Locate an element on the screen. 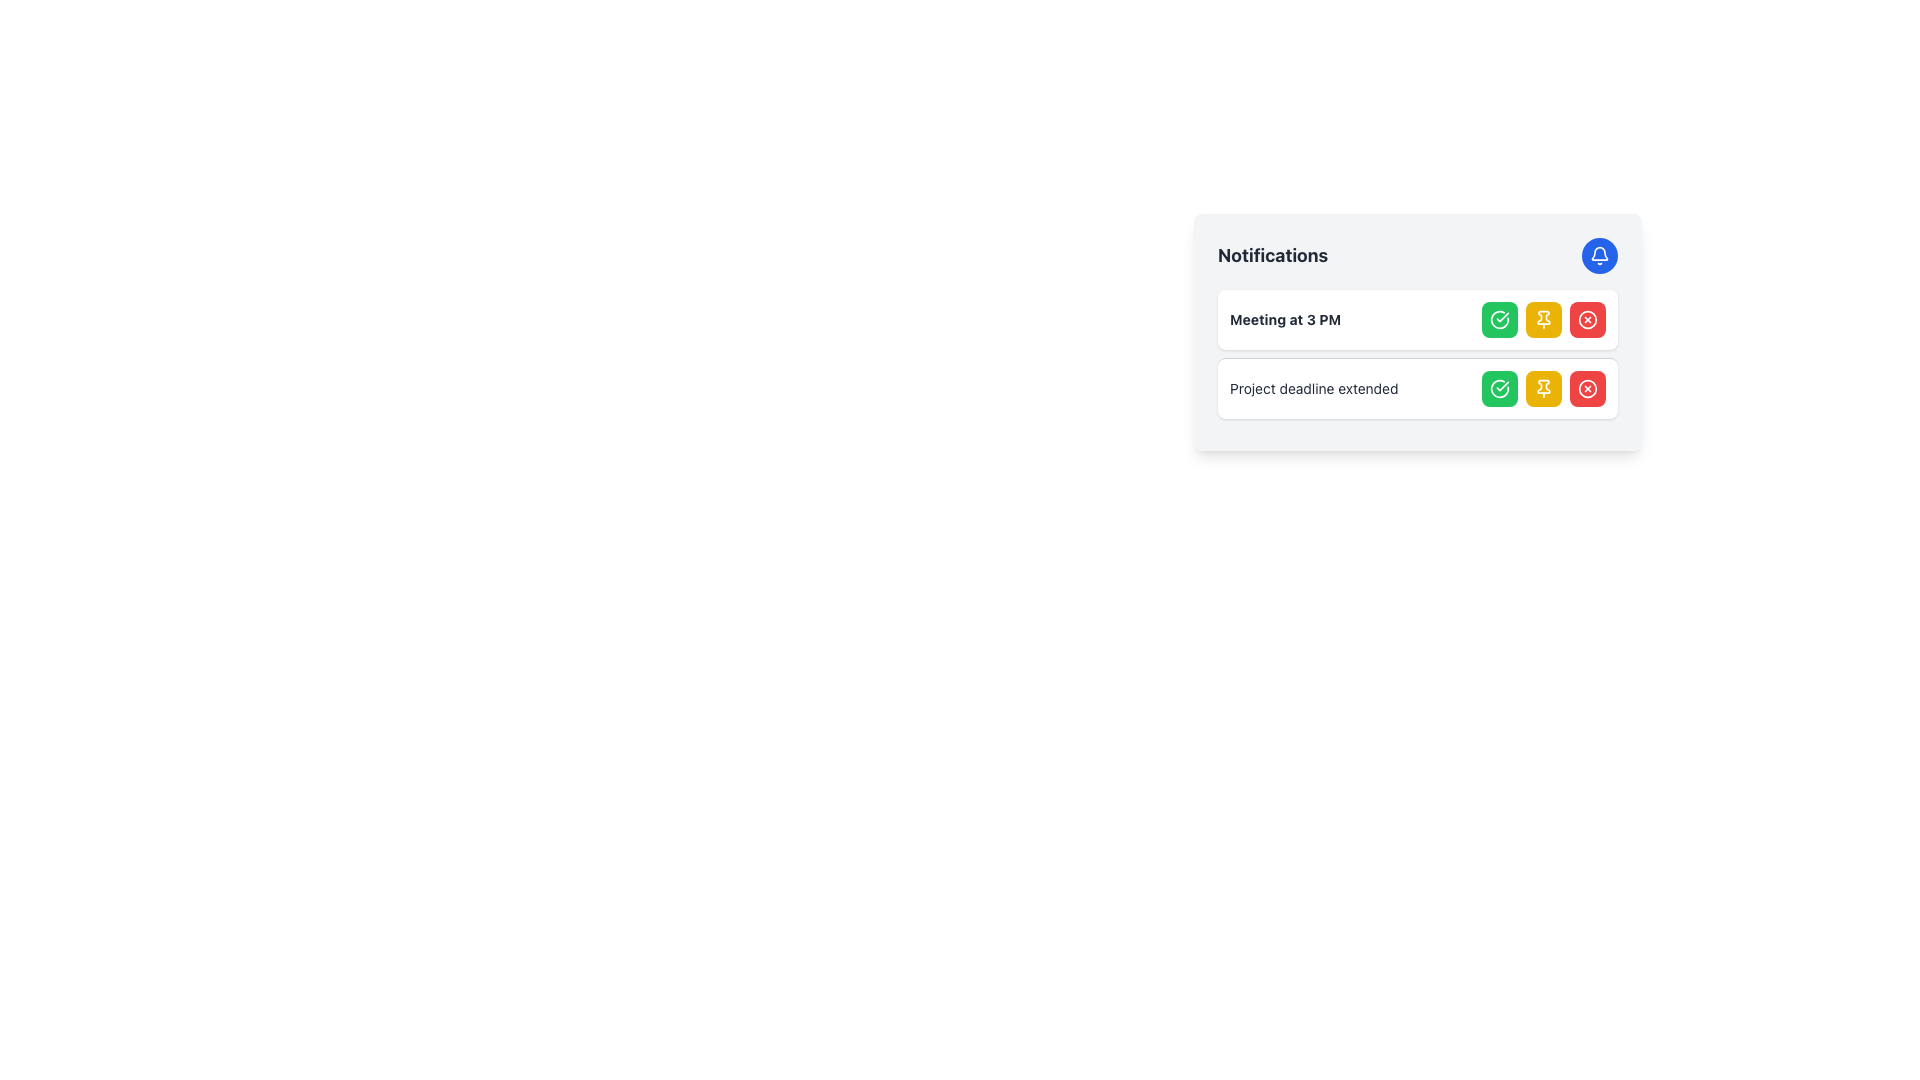 The height and width of the screenshot is (1080, 1920). the small rectangular button with a yellow background and white text is located at coordinates (1543, 319).